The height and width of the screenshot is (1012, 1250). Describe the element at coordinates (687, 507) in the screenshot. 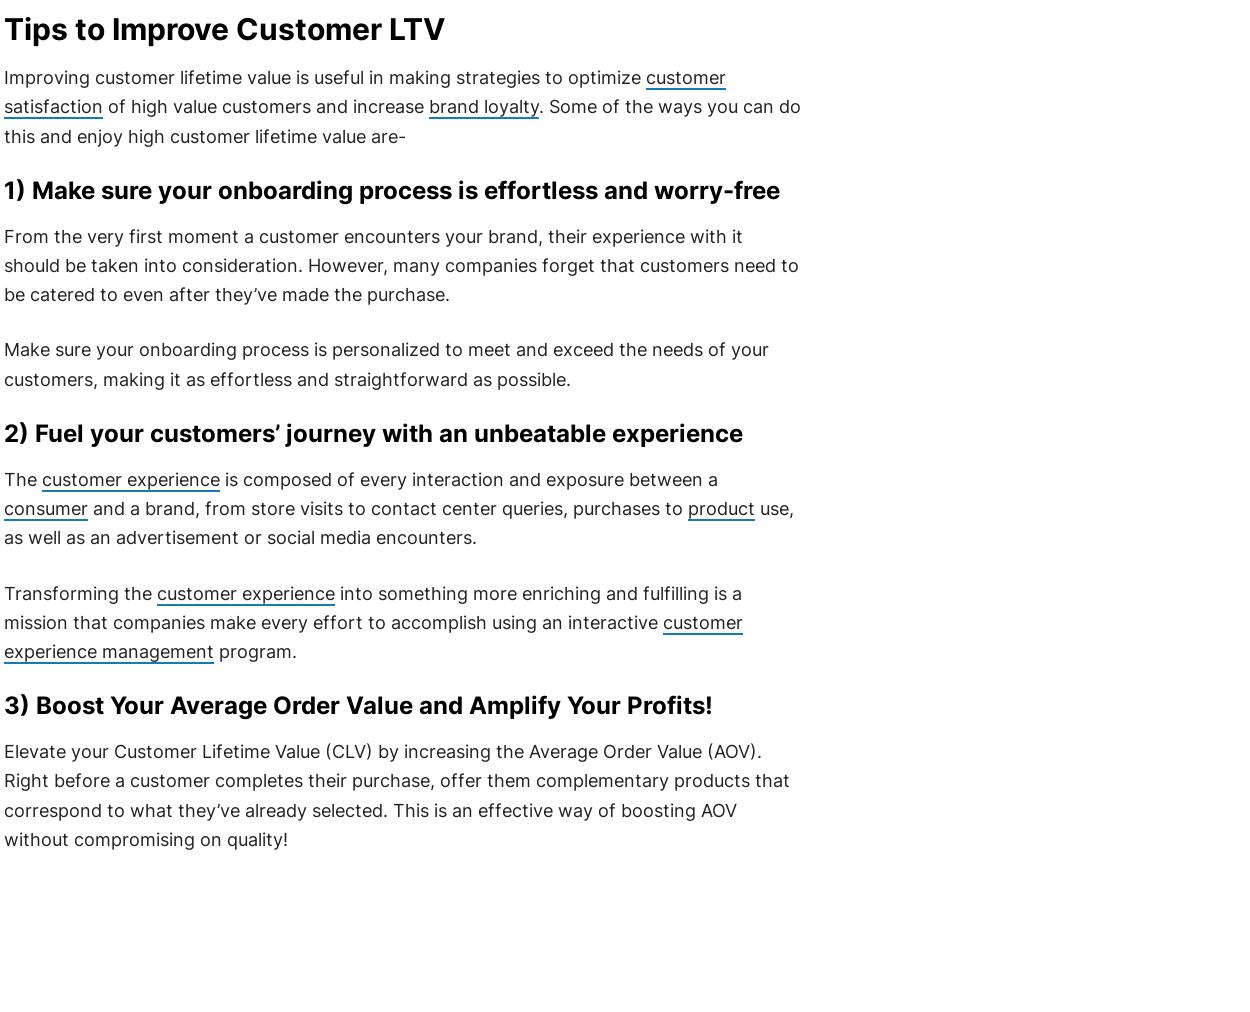

I see `'product'` at that location.